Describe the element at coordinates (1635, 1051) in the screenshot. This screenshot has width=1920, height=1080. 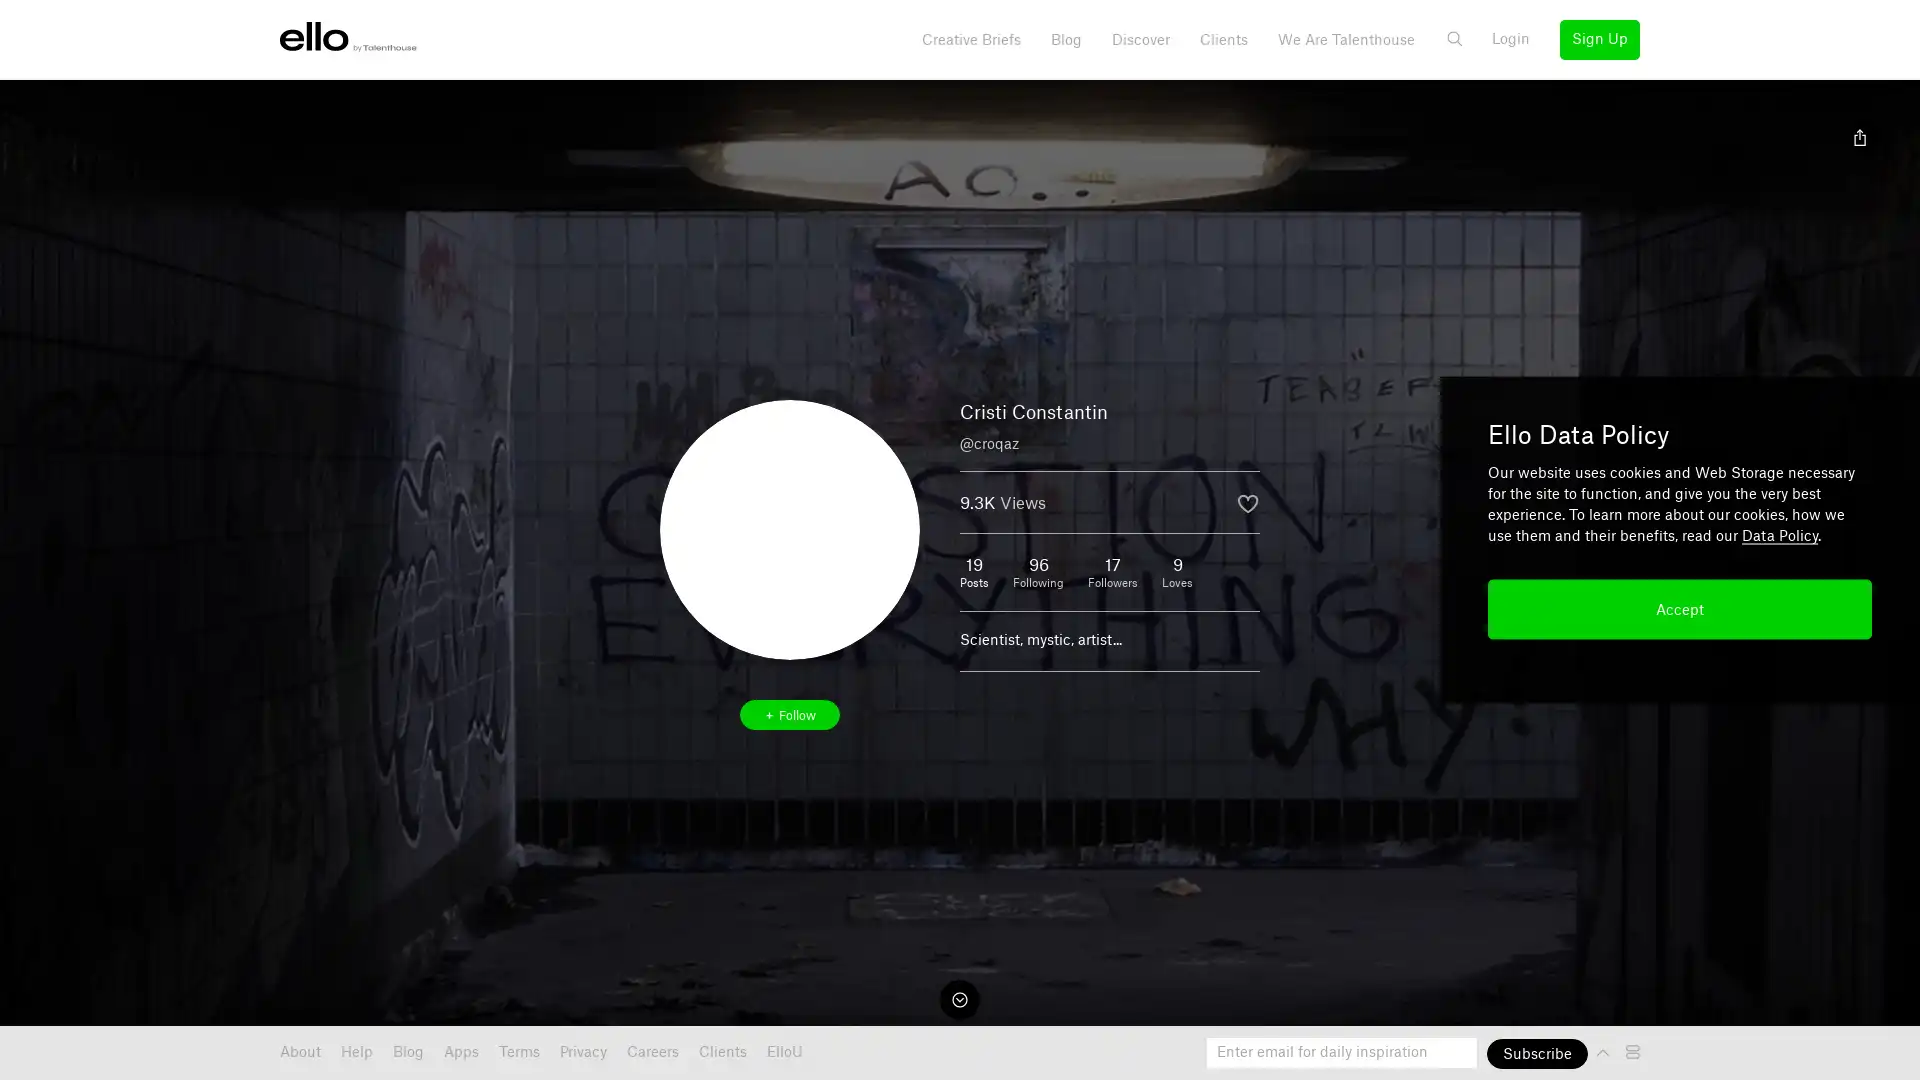
I see `List View` at that location.